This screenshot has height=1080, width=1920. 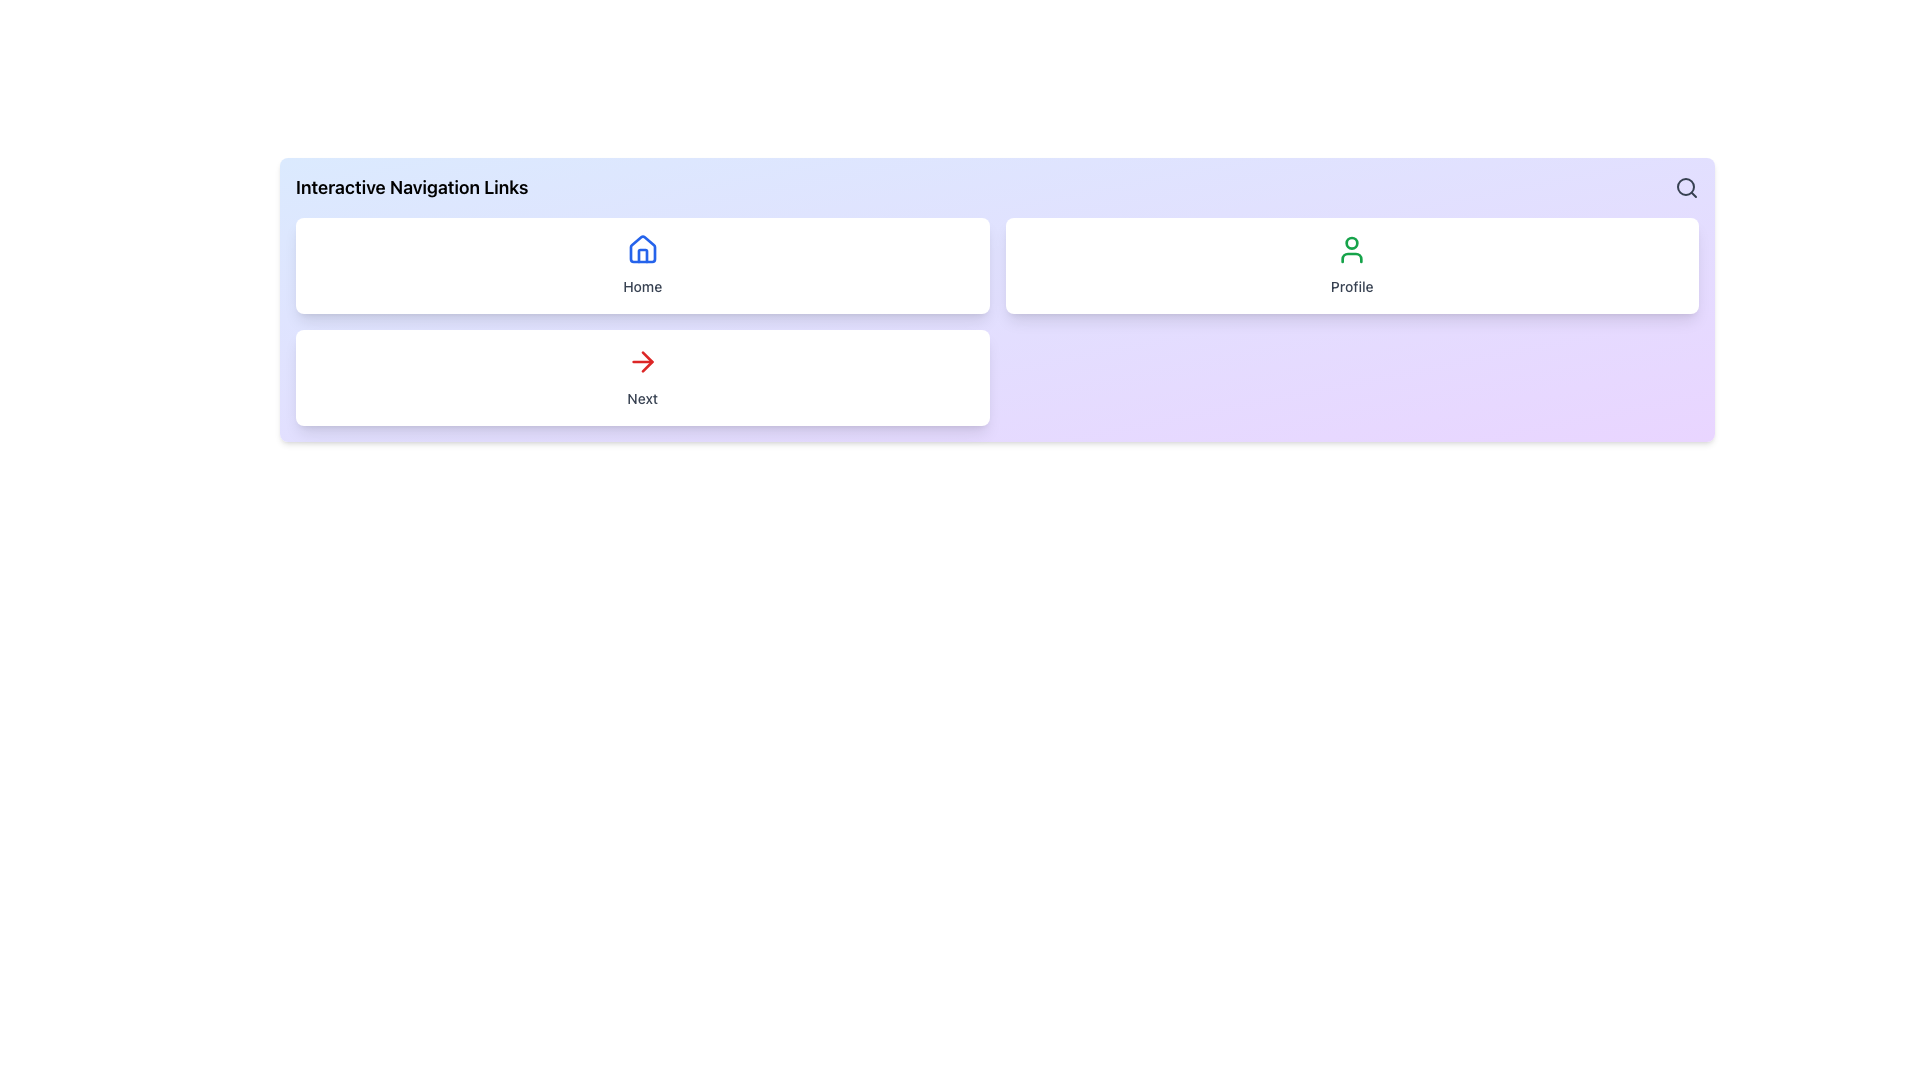 I want to click on the decorative detail within the house icon located in the top-left quadrant of the interface, so click(x=642, y=254).